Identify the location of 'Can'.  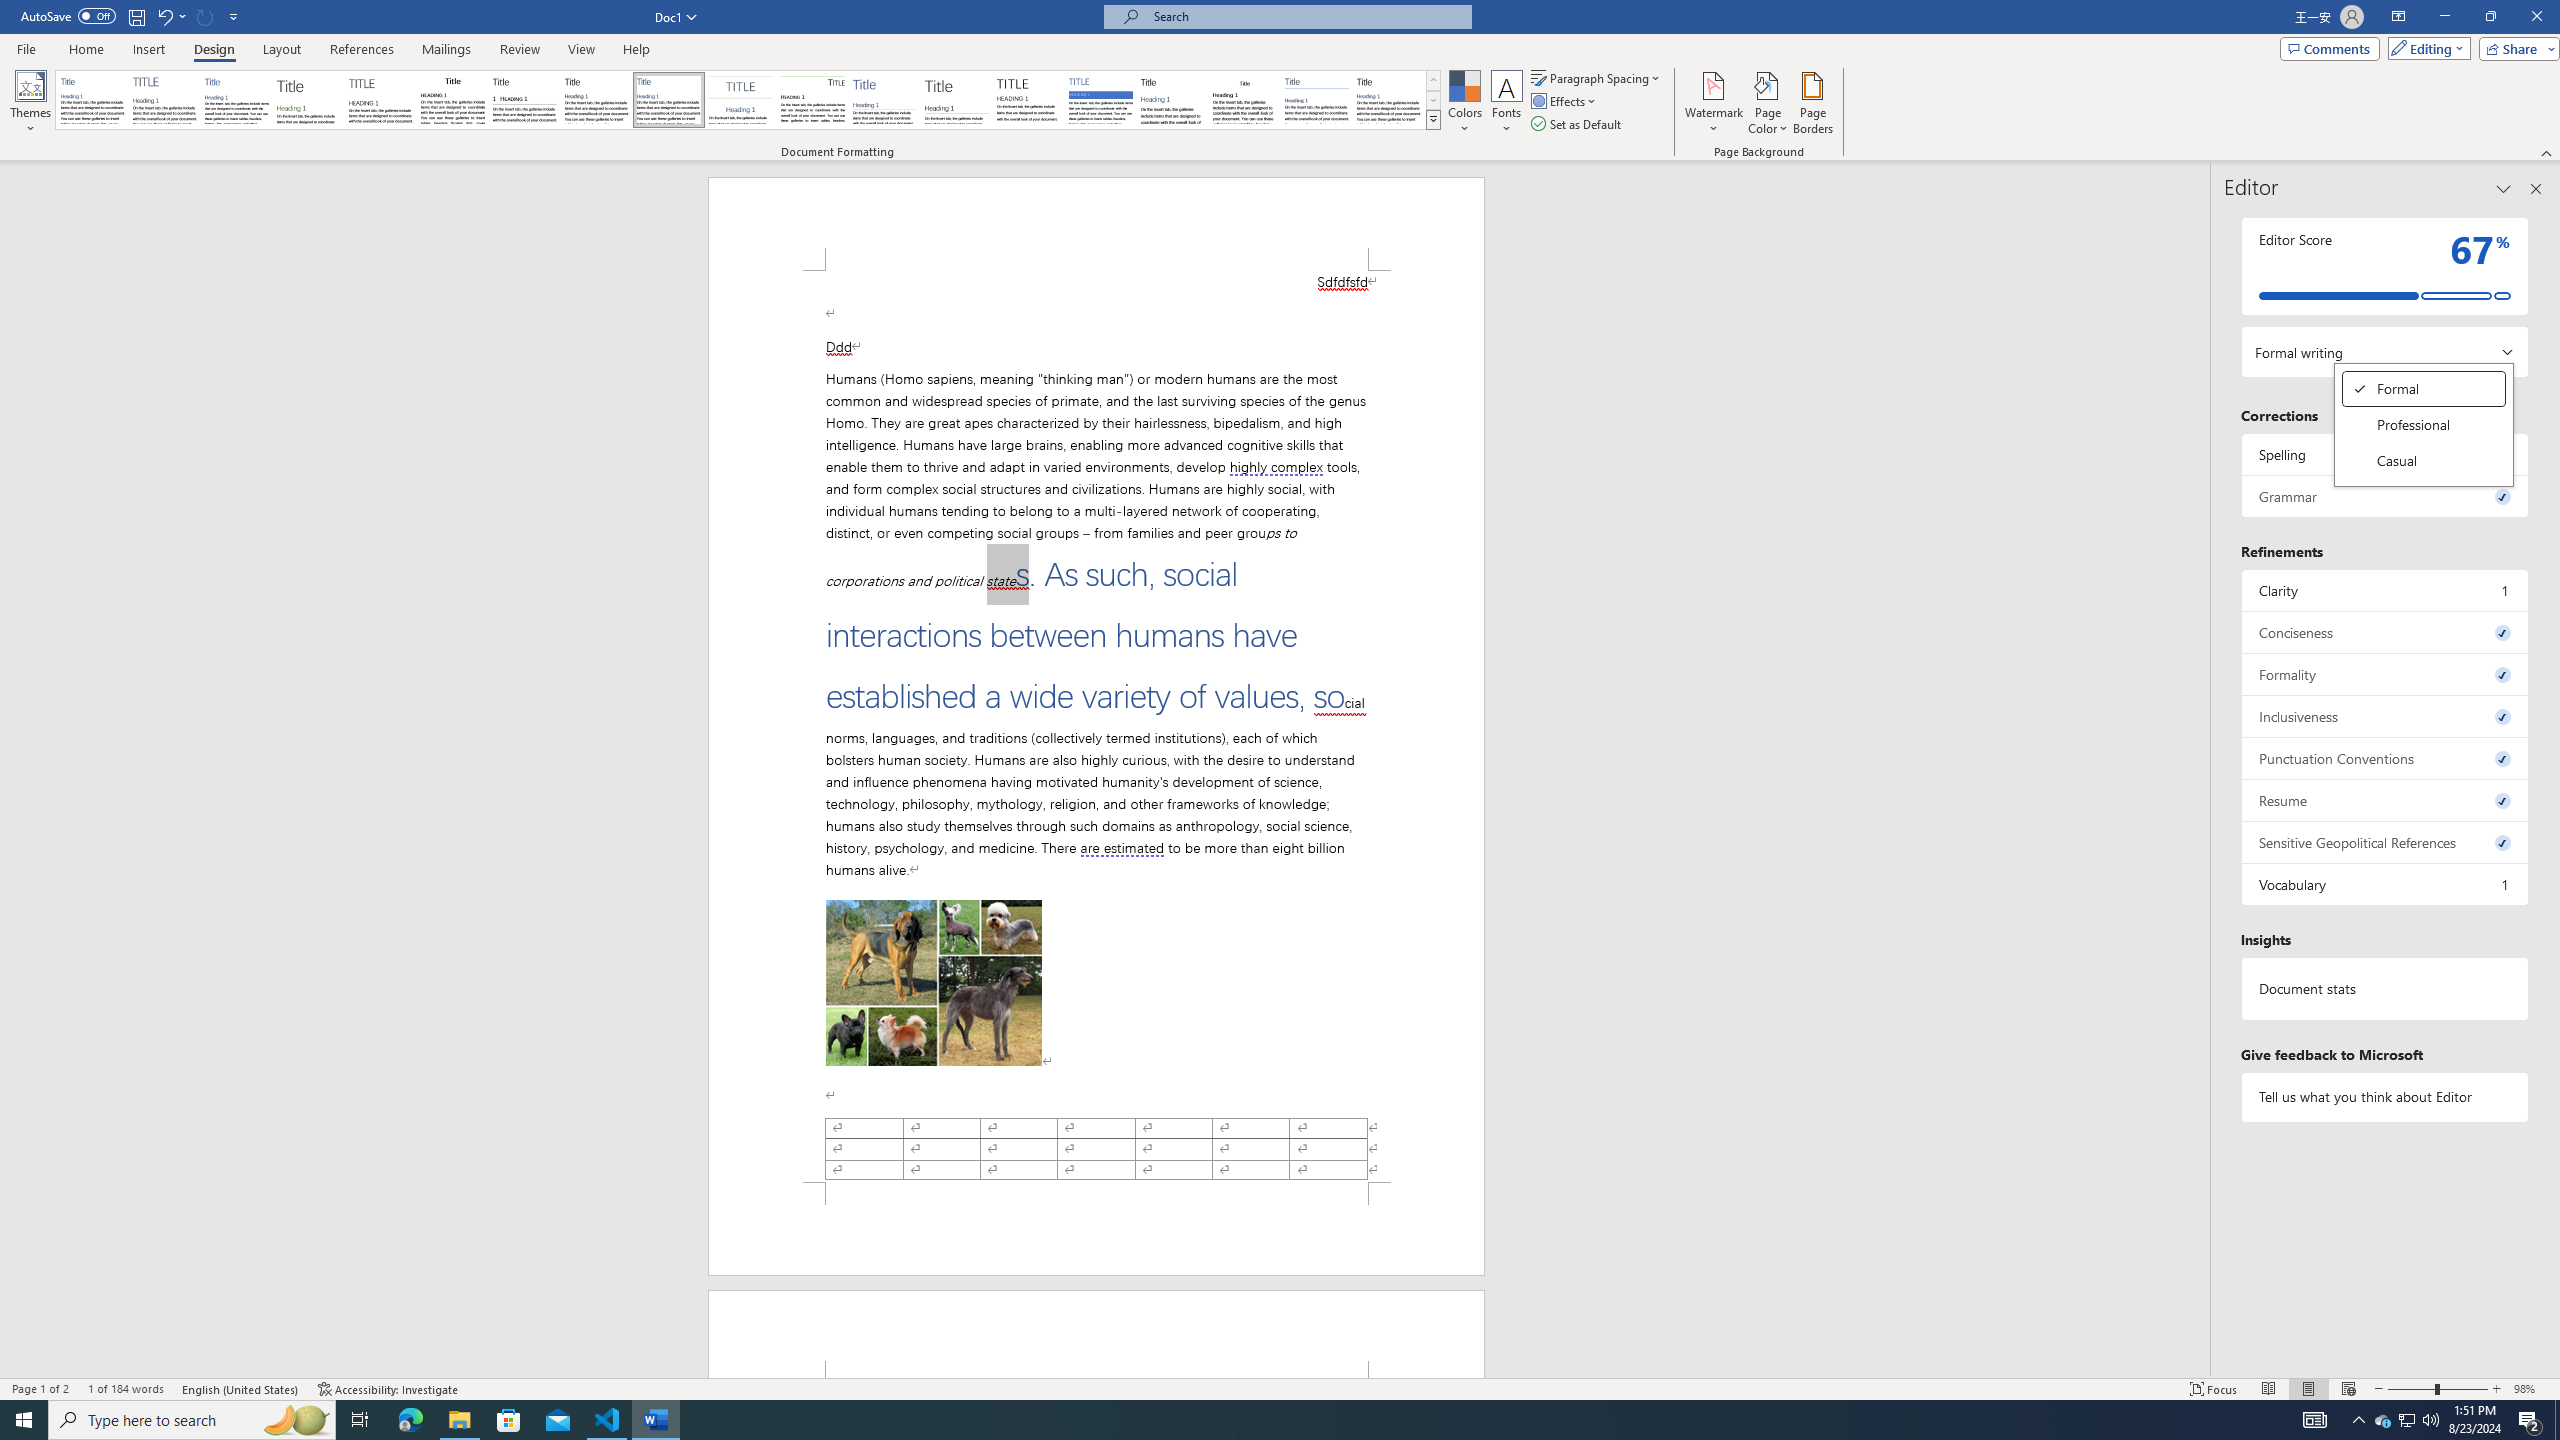
(205, 15).